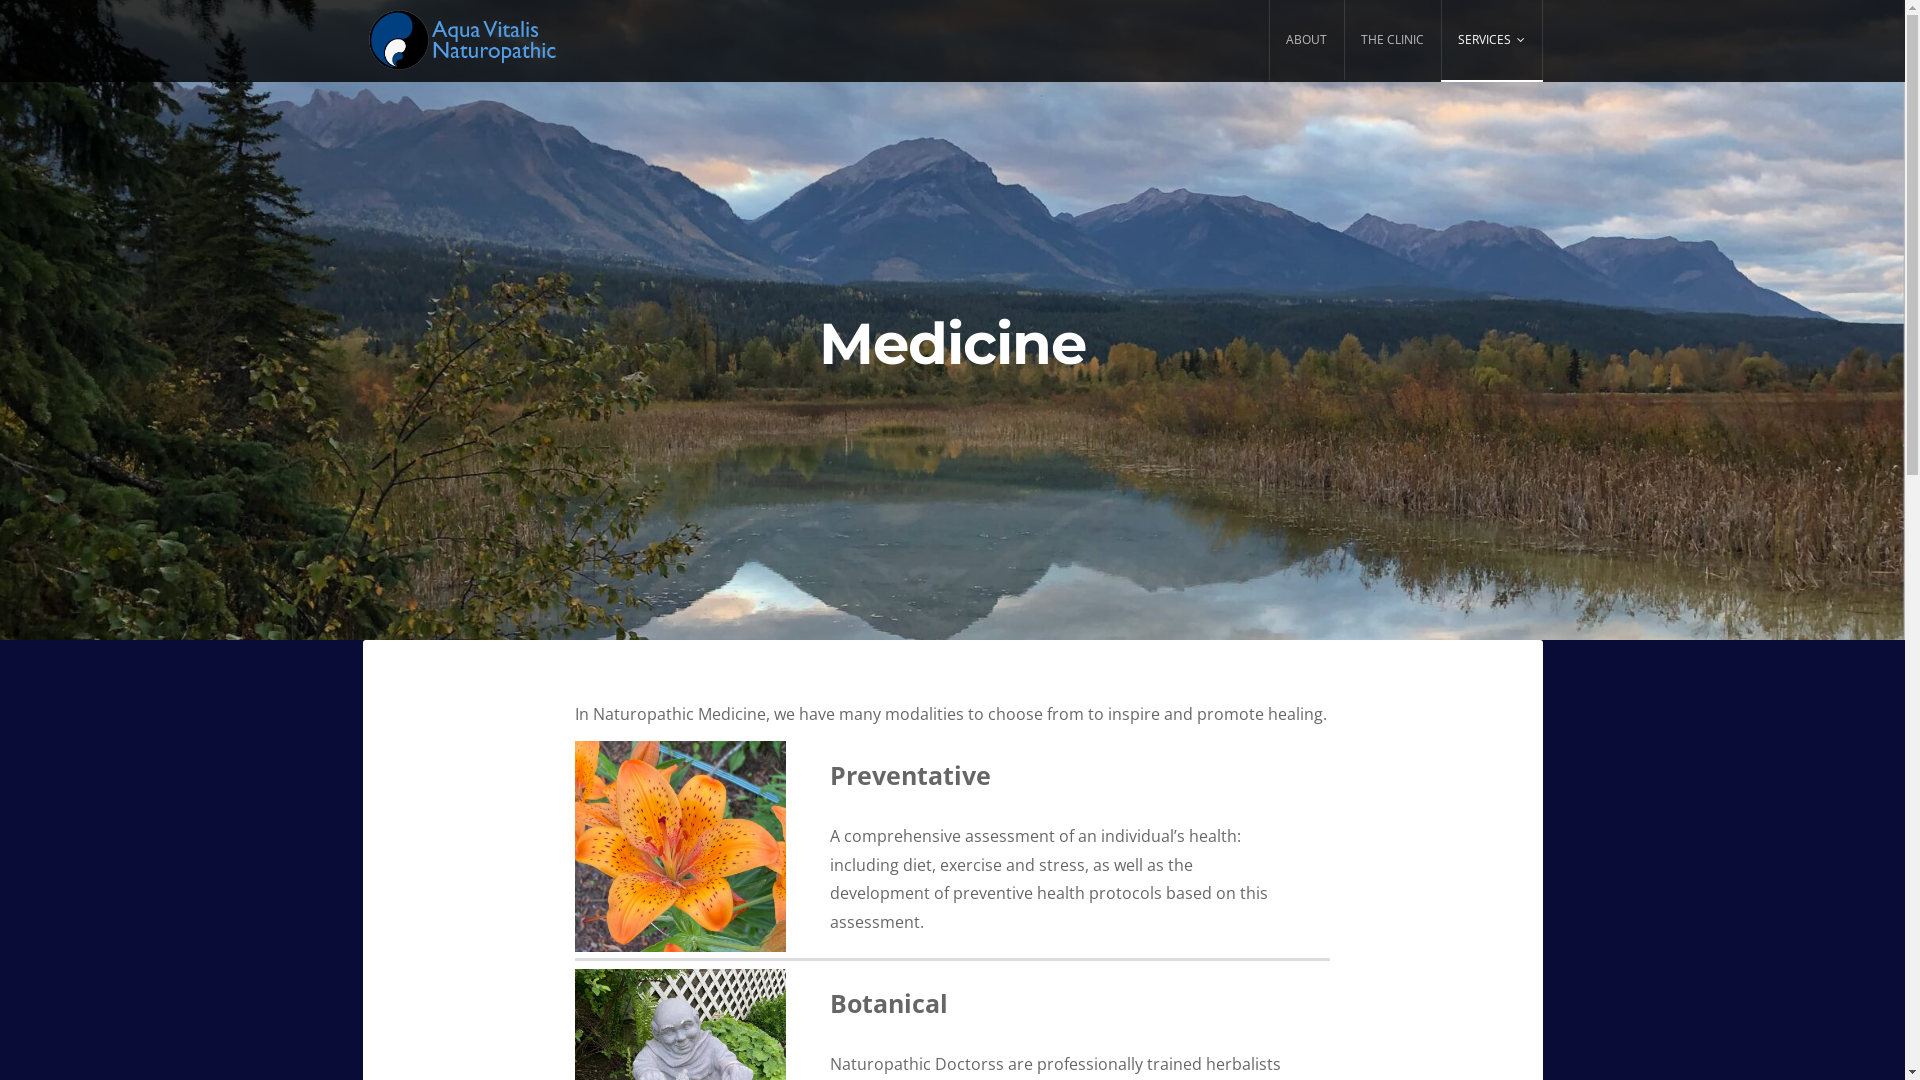  Describe the element at coordinates (1306, 39) in the screenshot. I see `'ABOUT'` at that location.